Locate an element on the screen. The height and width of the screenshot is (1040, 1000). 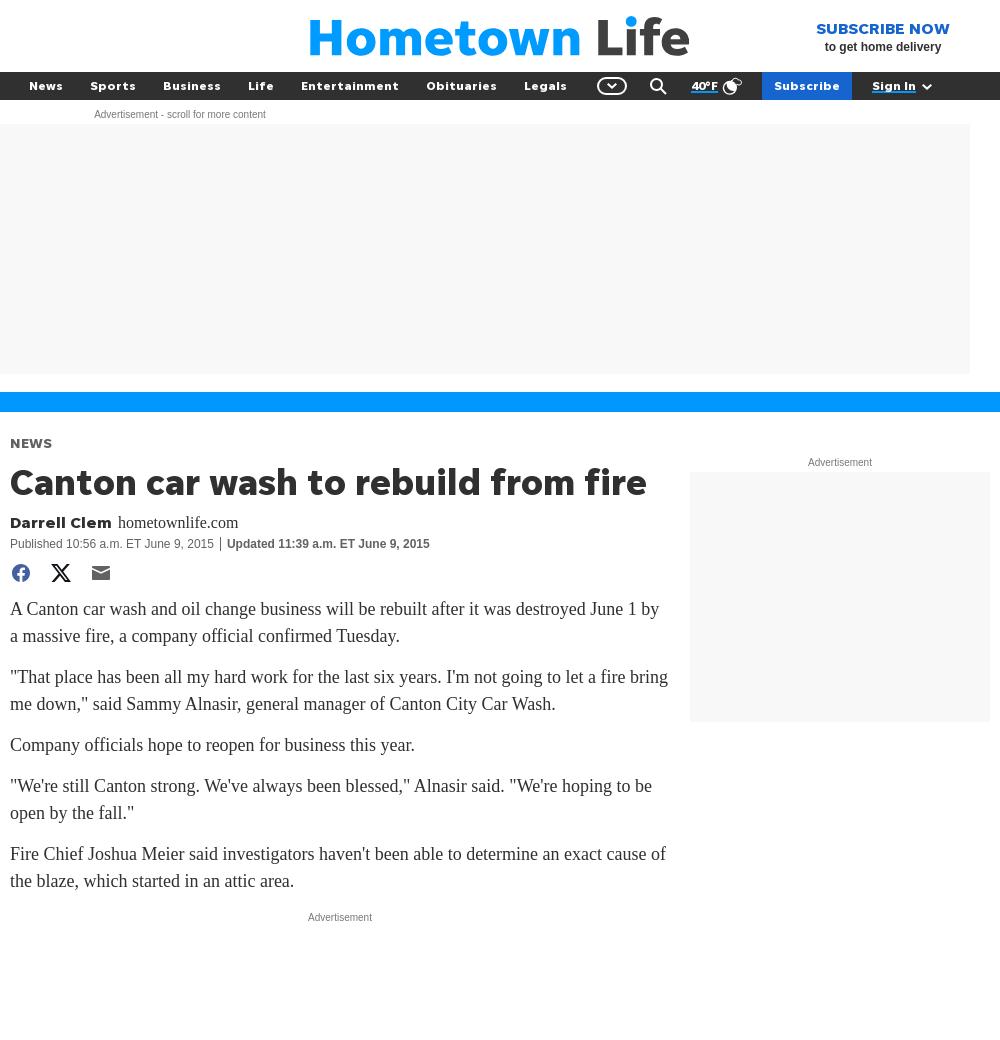
'Entertainment' is located at coordinates (349, 84).